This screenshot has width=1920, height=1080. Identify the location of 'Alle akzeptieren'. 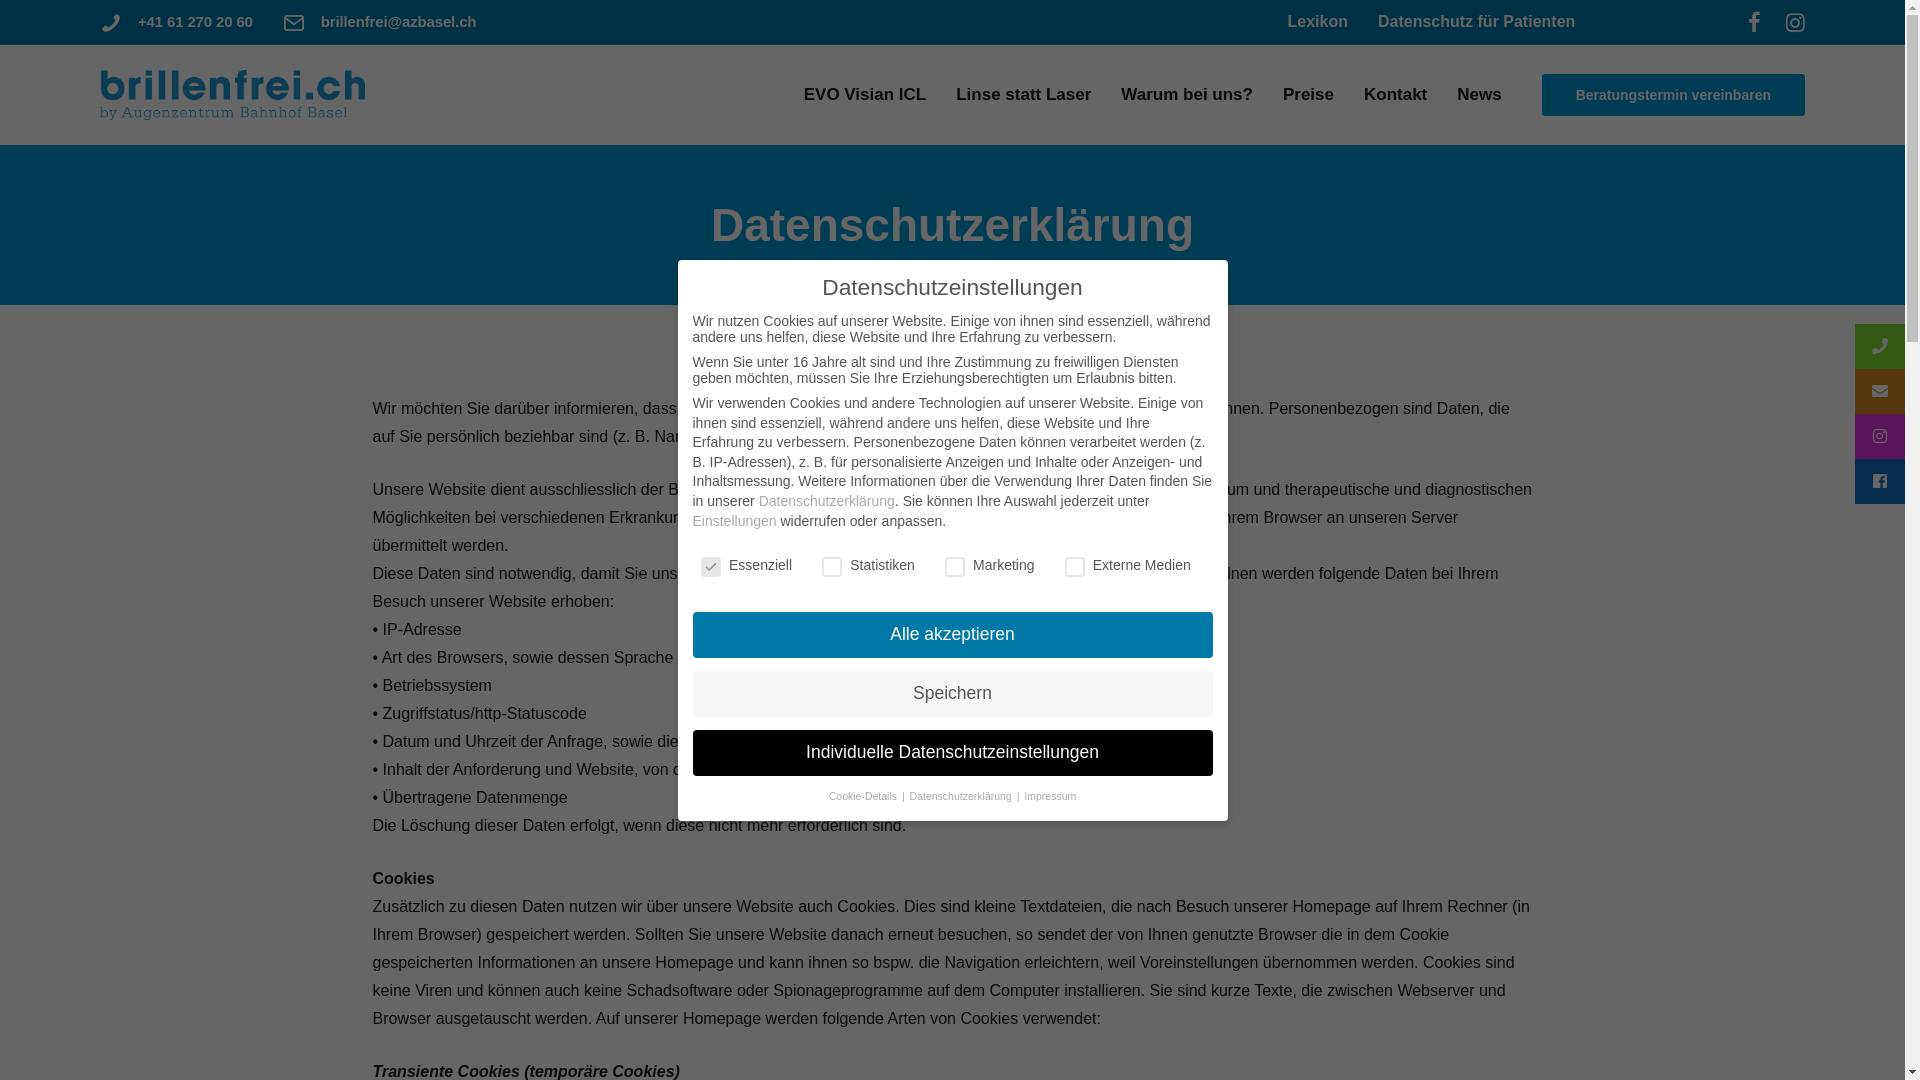
(950, 635).